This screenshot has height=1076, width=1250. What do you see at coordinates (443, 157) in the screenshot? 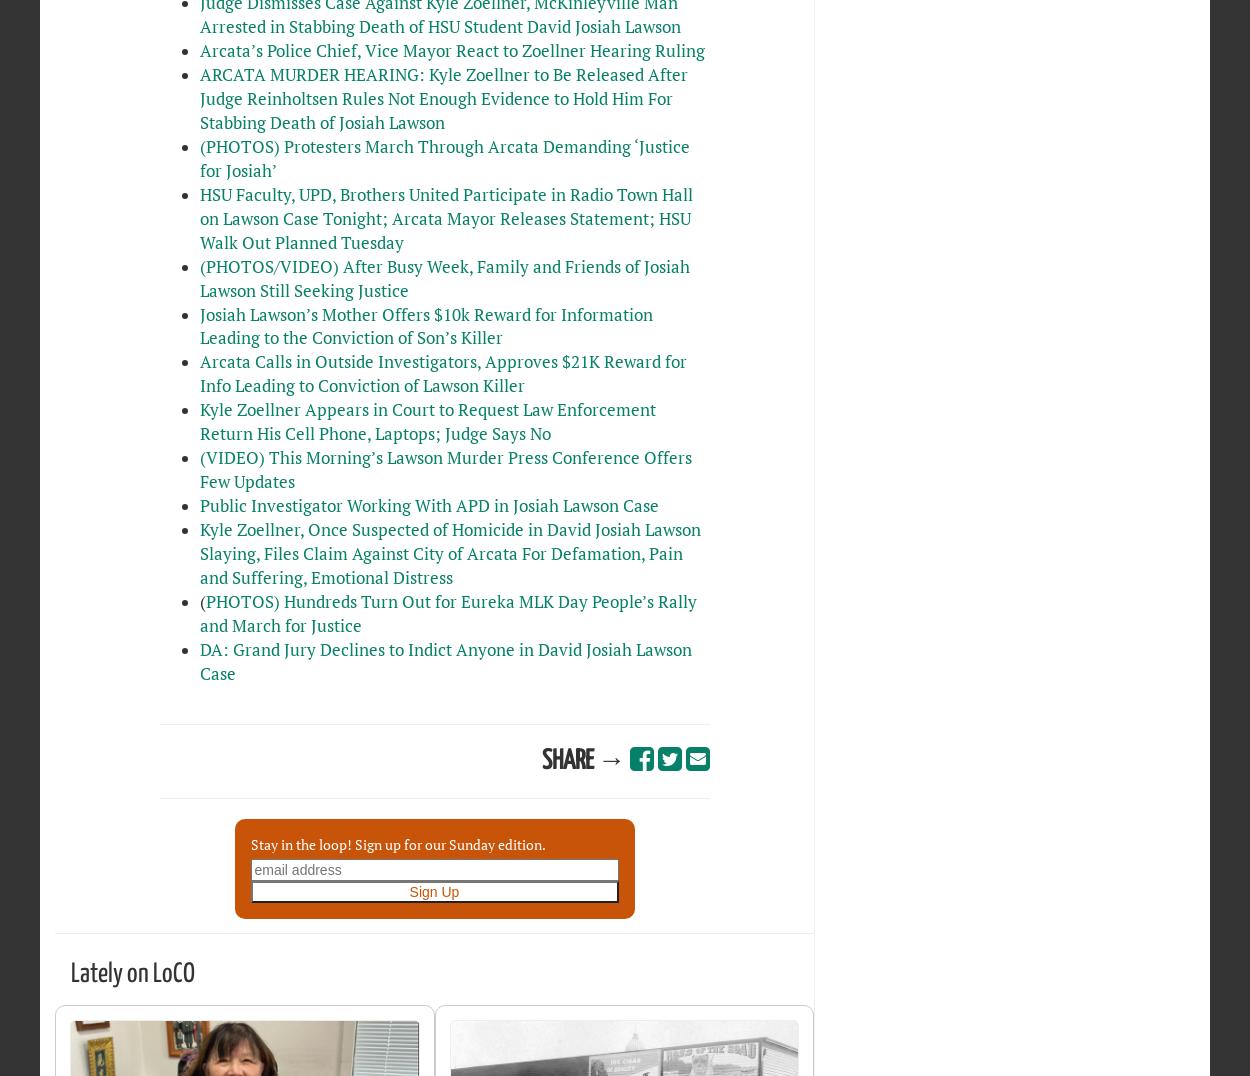
I see `'(PHOTOS) Protesters March Through Arcata Demanding ‘Justice for Josiah’'` at bounding box center [443, 157].